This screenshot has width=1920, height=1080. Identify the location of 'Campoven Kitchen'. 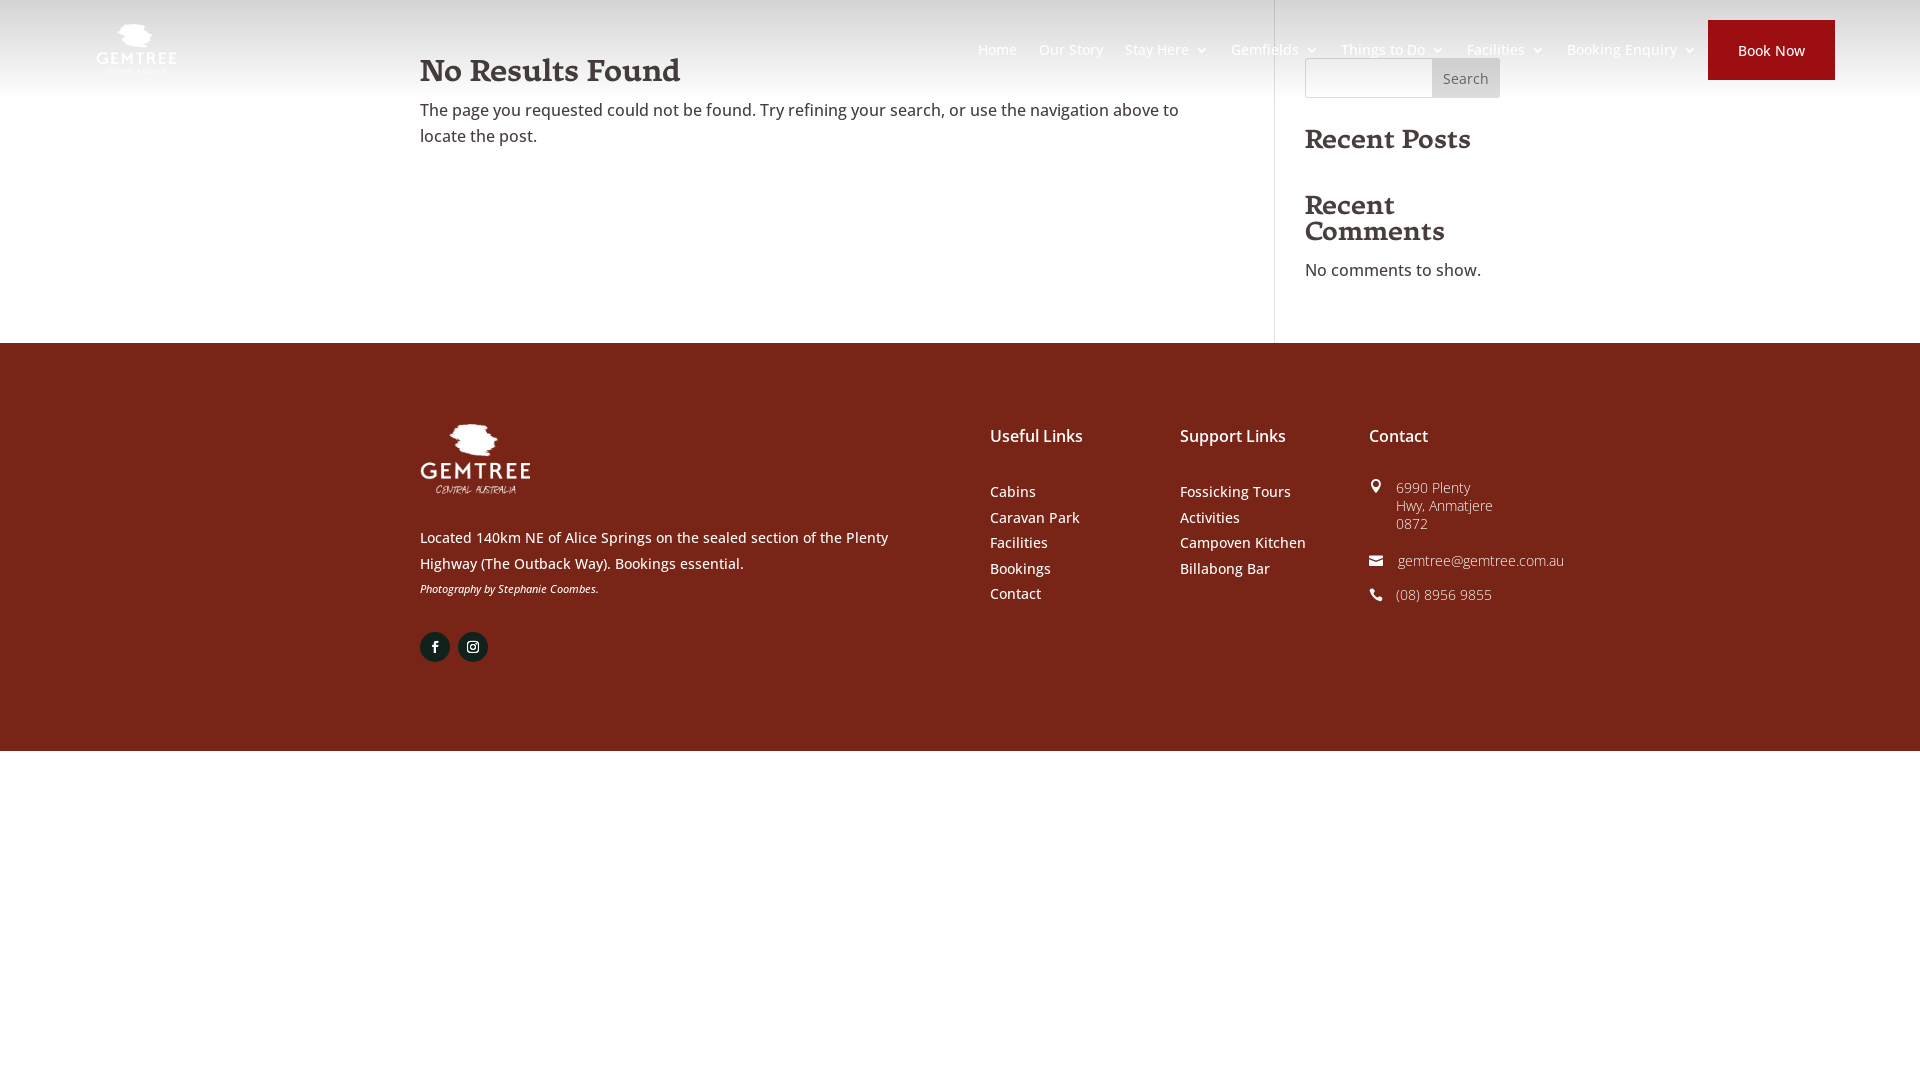
(1180, 542).